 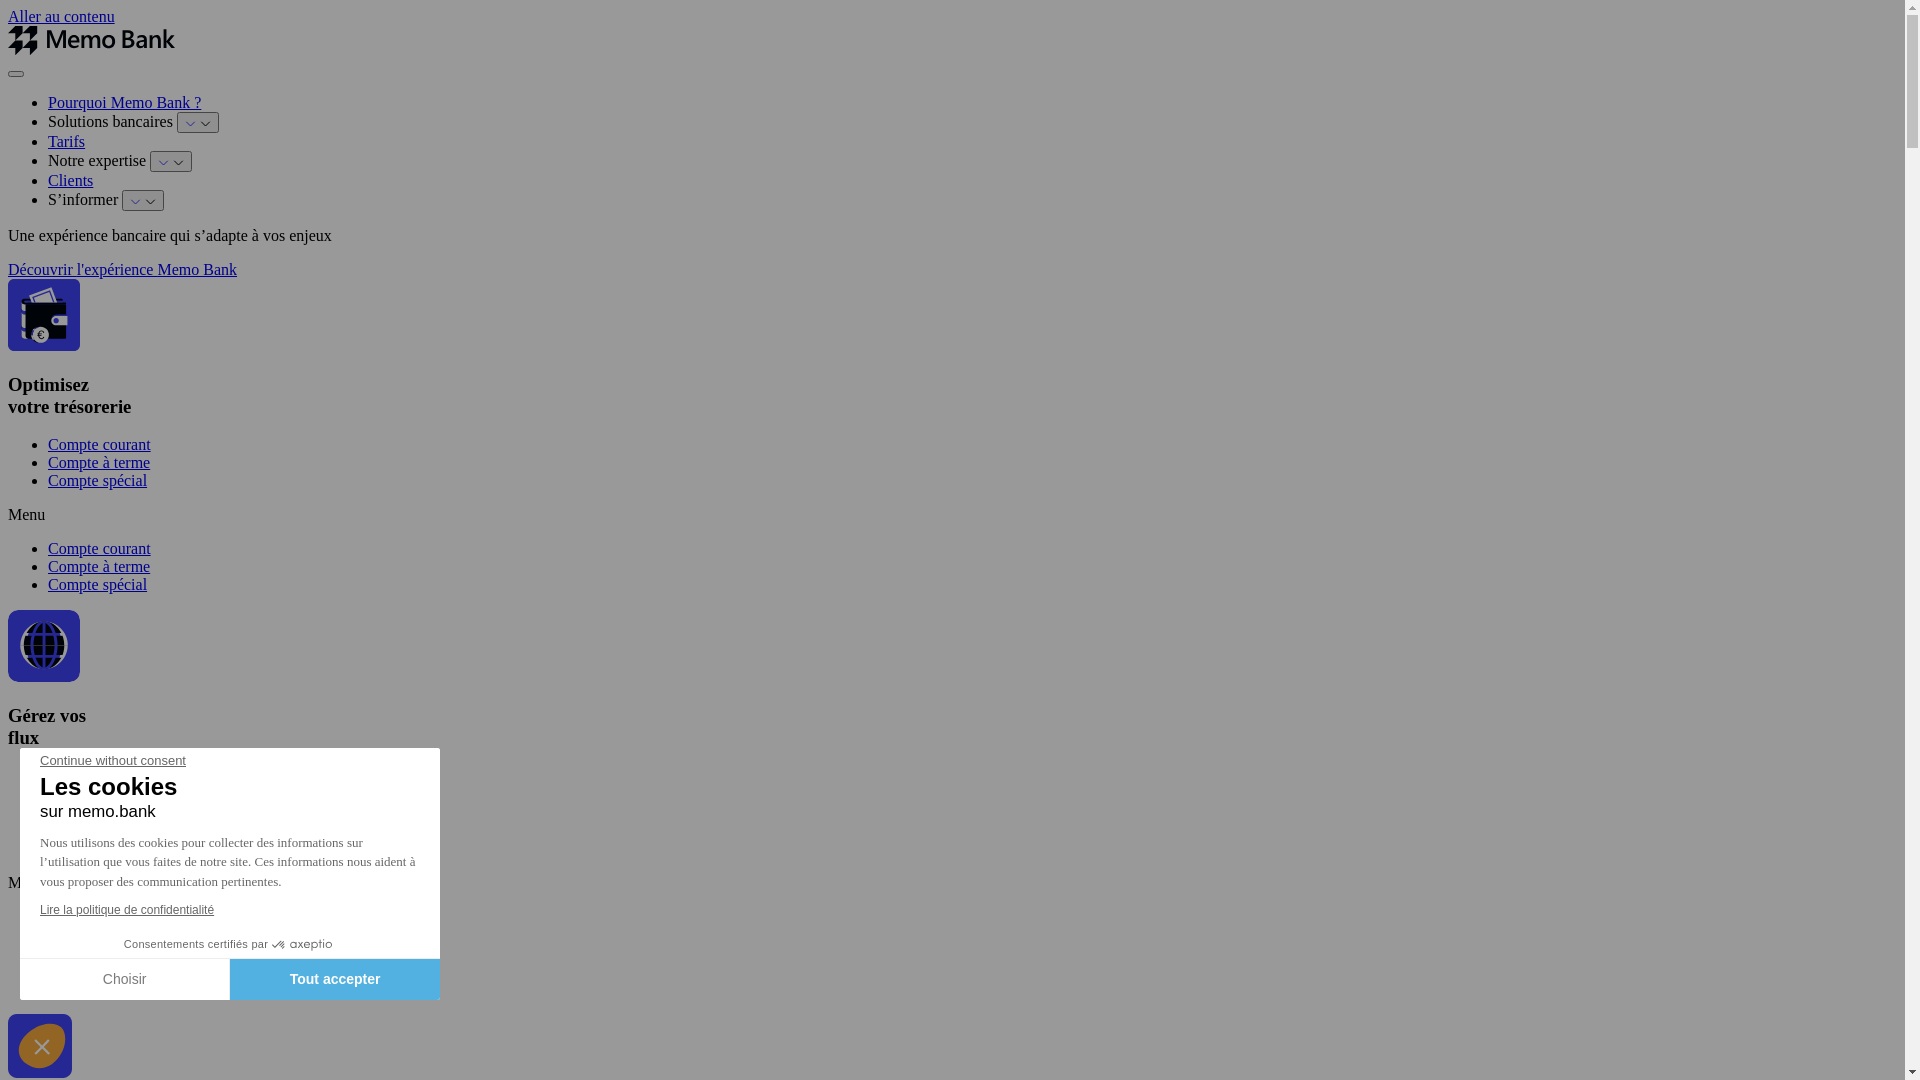 I want to click on 'Carte entreprise', so click(x=98, y=934).